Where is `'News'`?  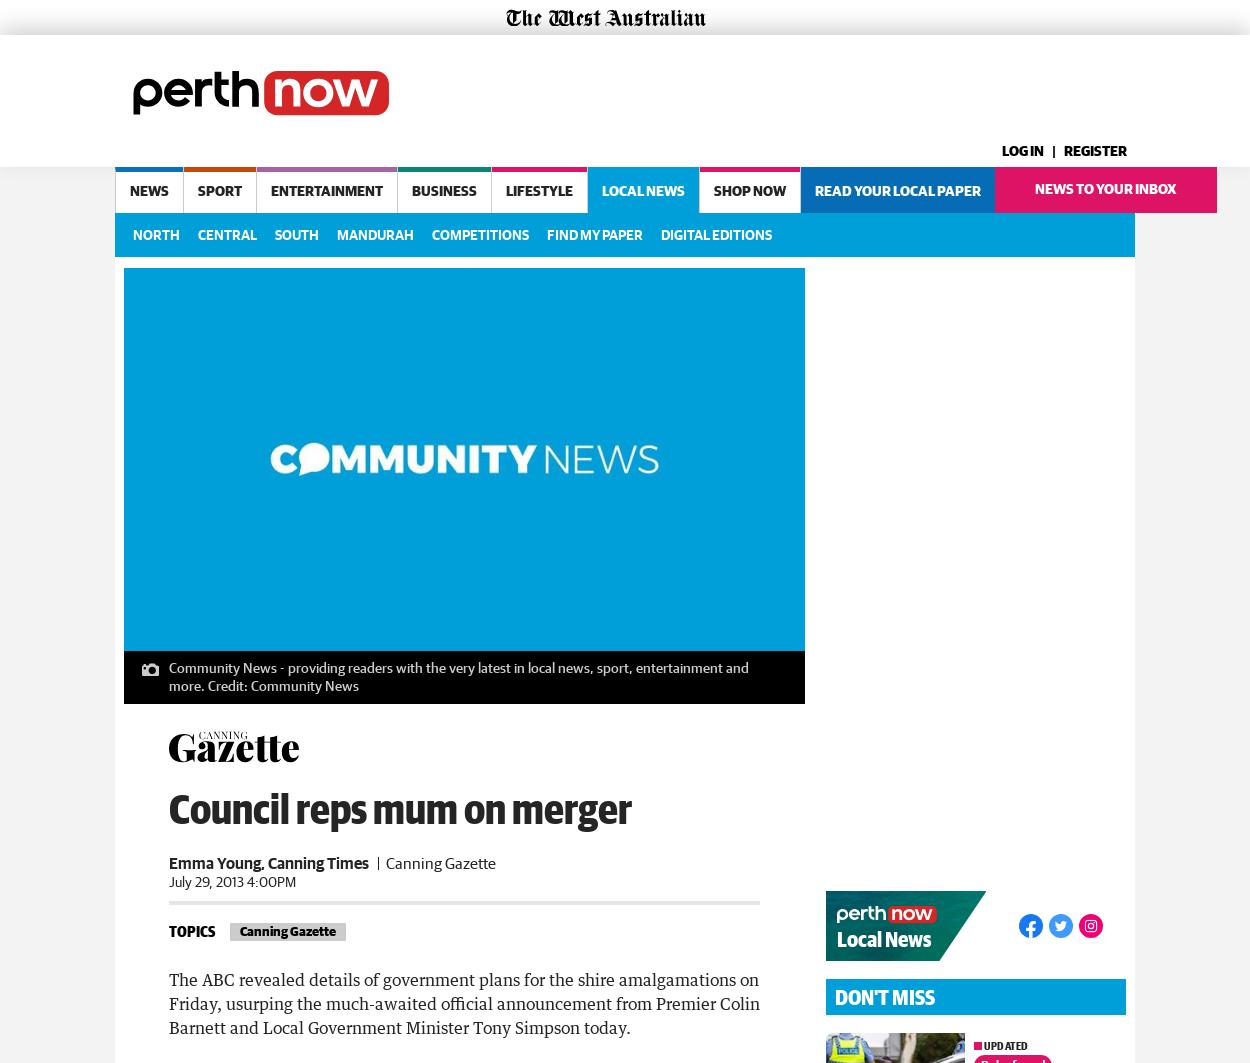
'News' is located at coordinates (149, 191).